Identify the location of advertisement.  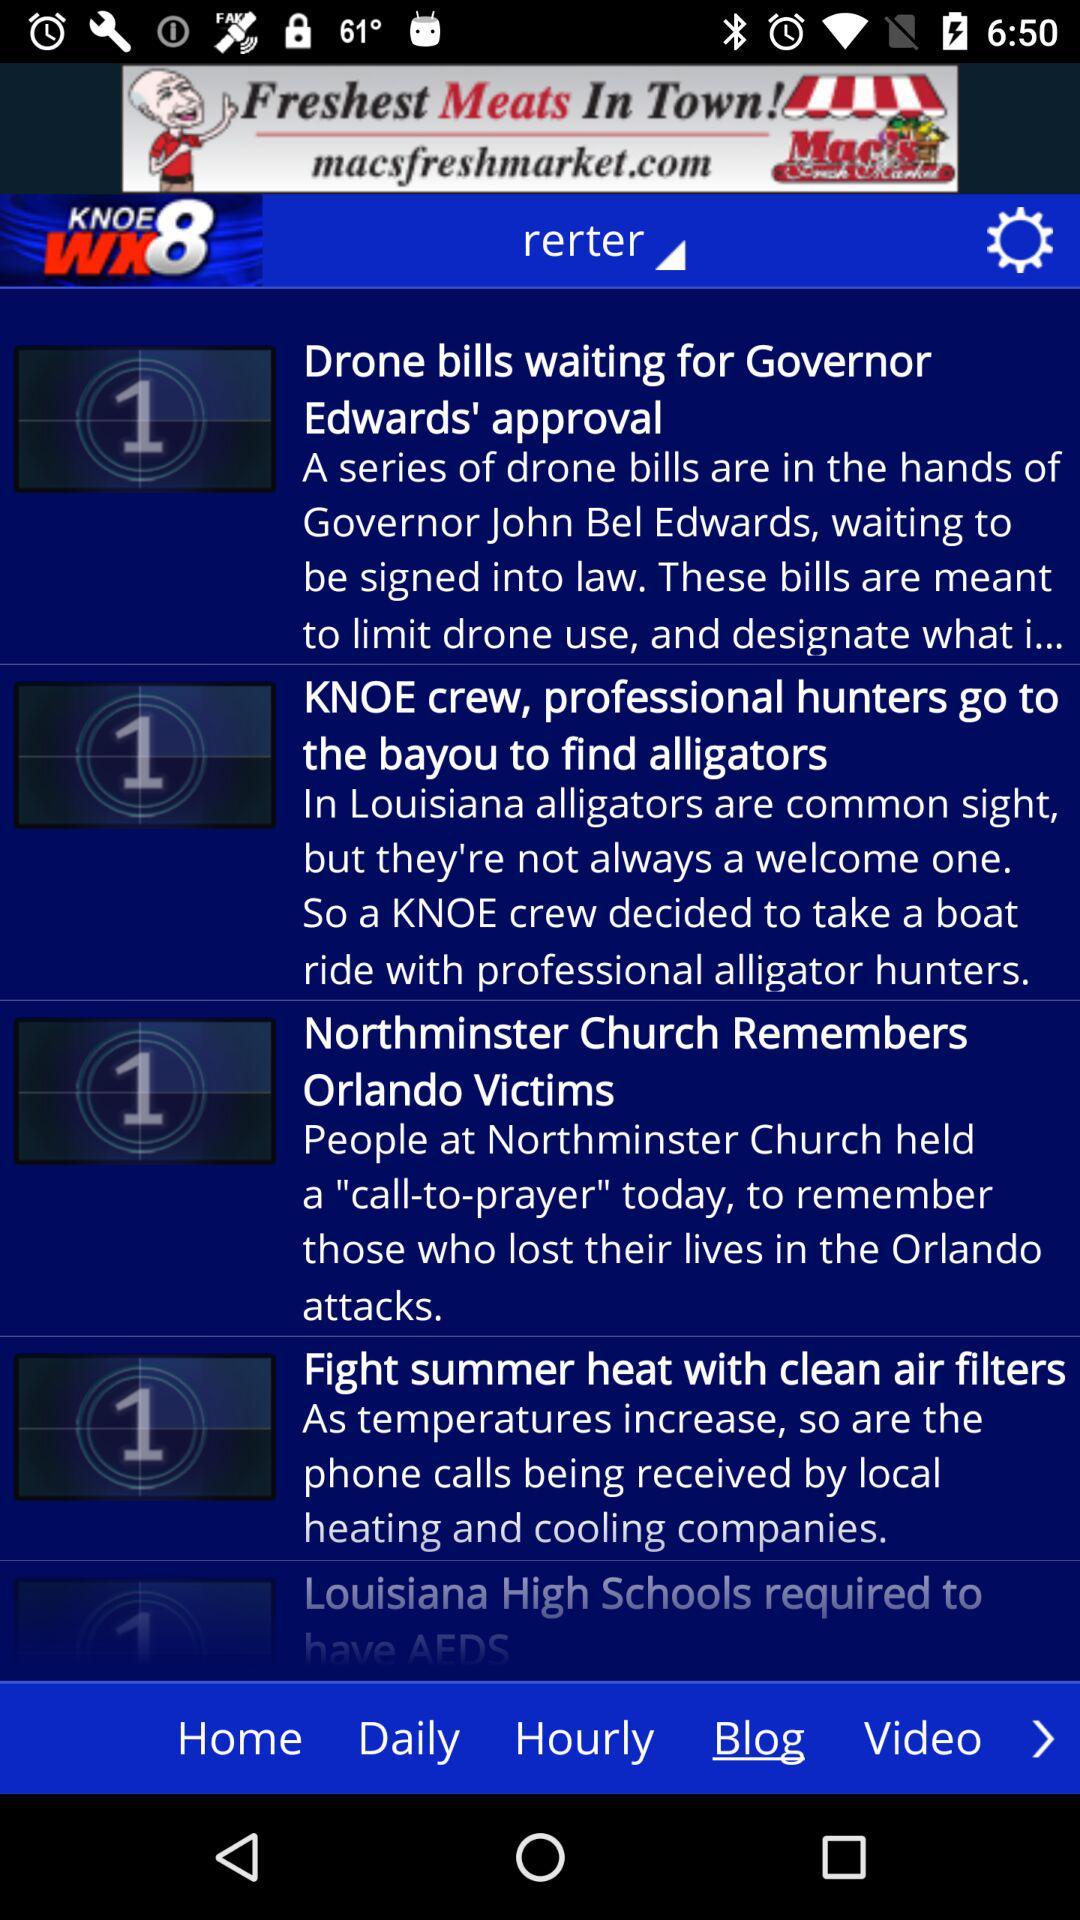
(540, 127).